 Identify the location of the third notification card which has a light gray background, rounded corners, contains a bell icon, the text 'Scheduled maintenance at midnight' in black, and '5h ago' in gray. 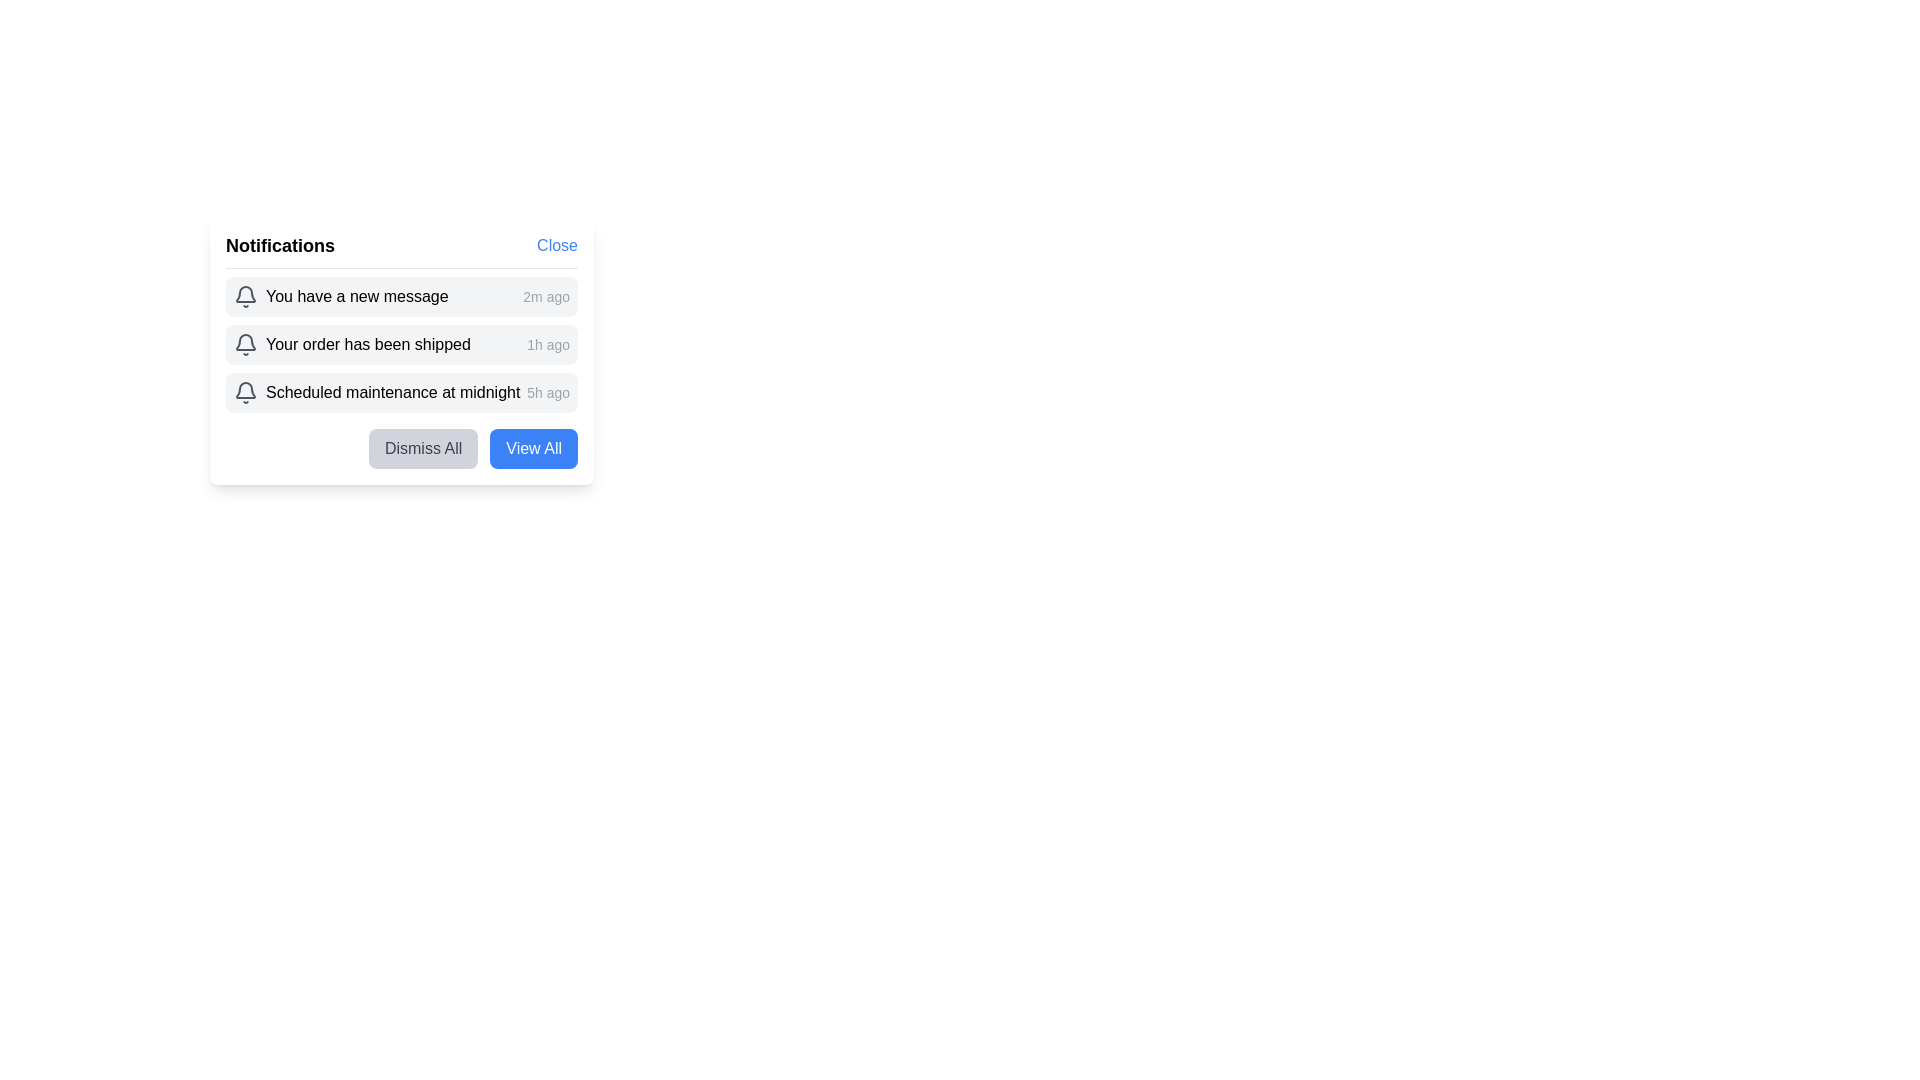
(401, 393).